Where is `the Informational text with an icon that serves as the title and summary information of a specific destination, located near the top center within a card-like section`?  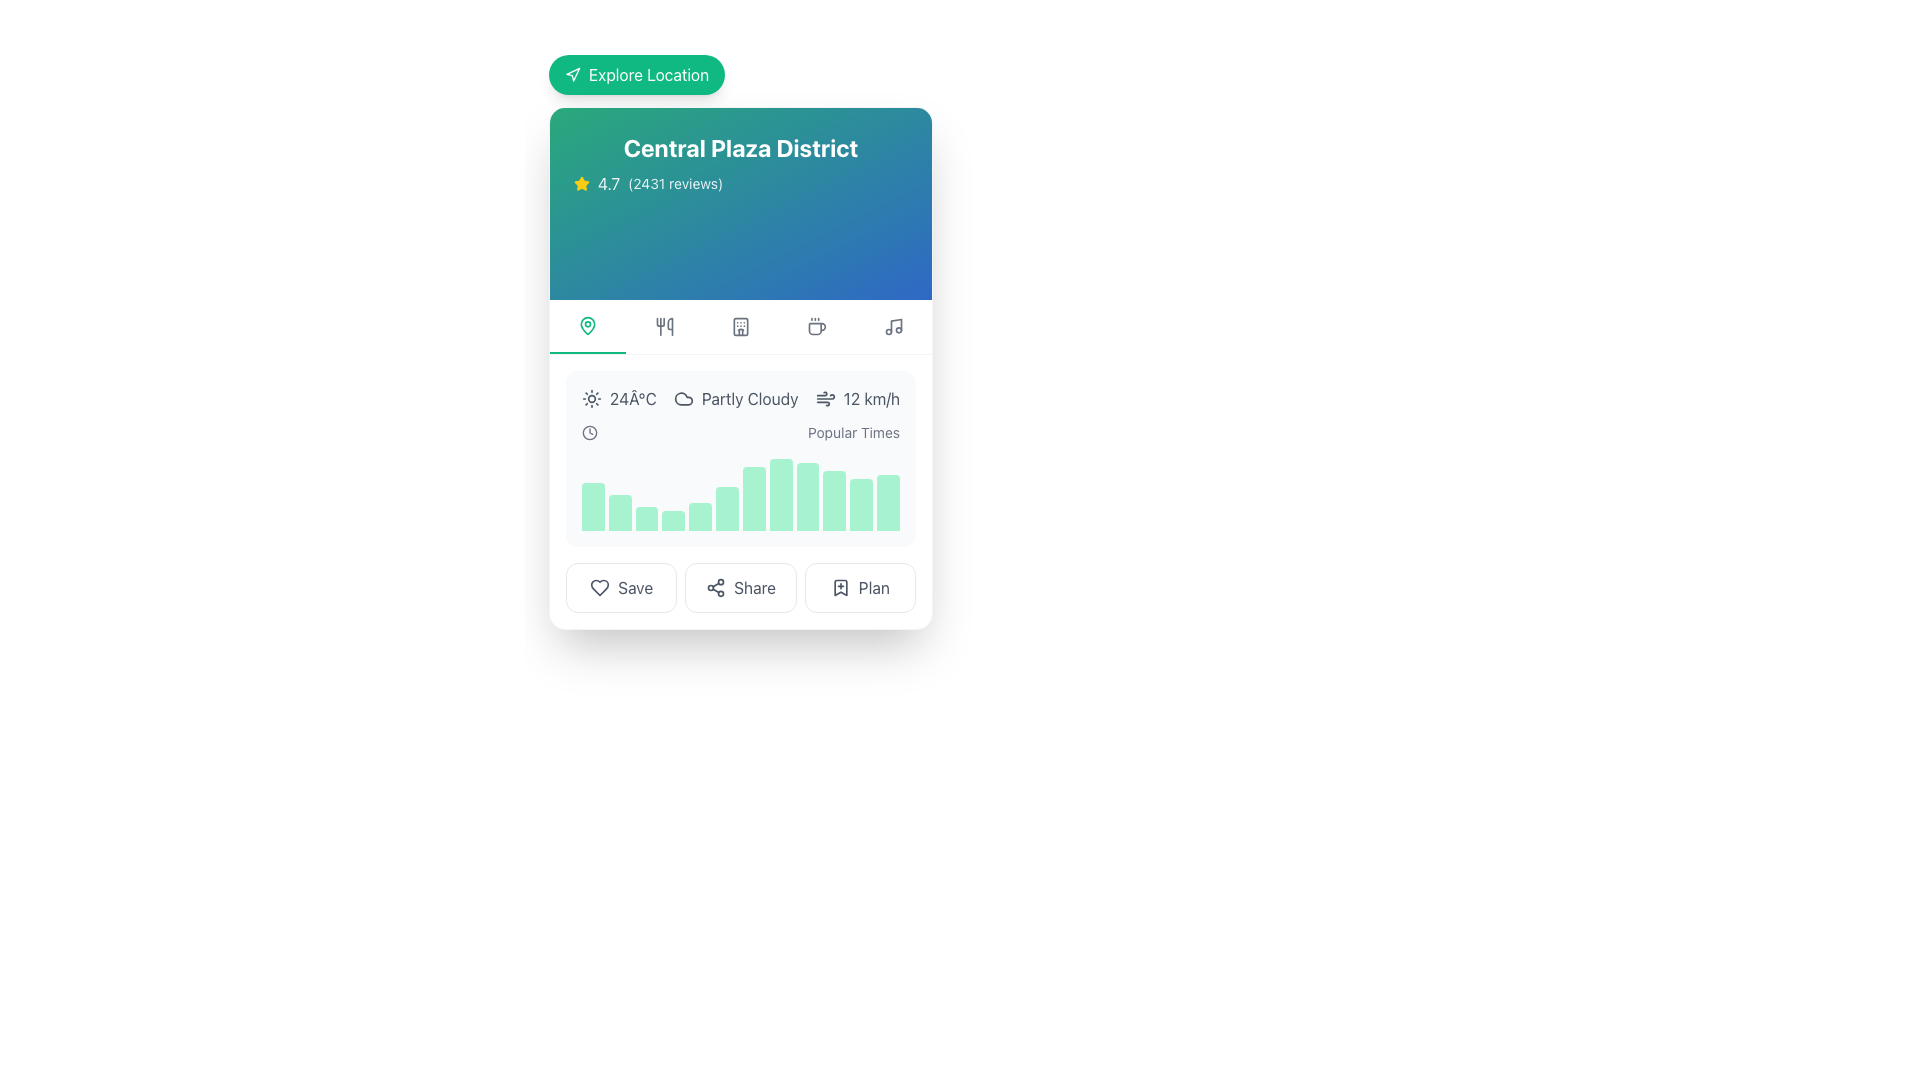 the Informational text with an icon that serves as the title and summary information of a specific destination, located near the top center within a card-like section is located at coordinates (739, 163).